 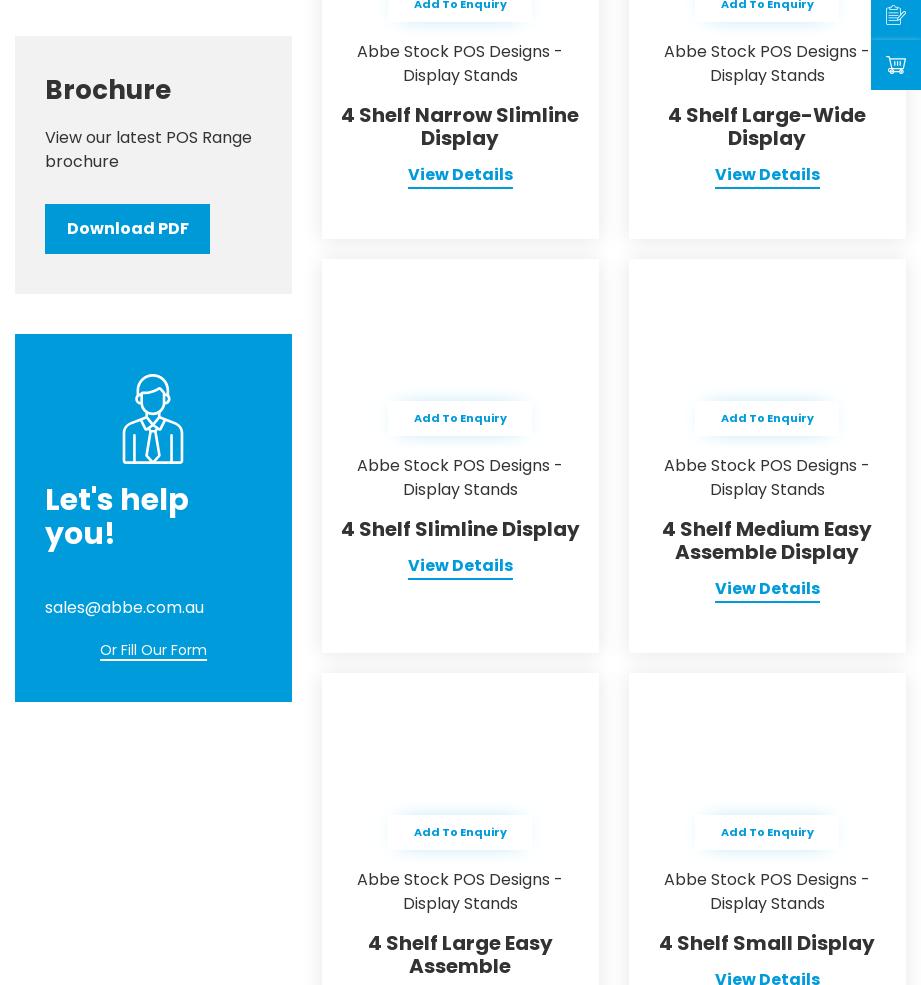 I want to click on 'Or Fill Our Form', so click(x=152, y=648).